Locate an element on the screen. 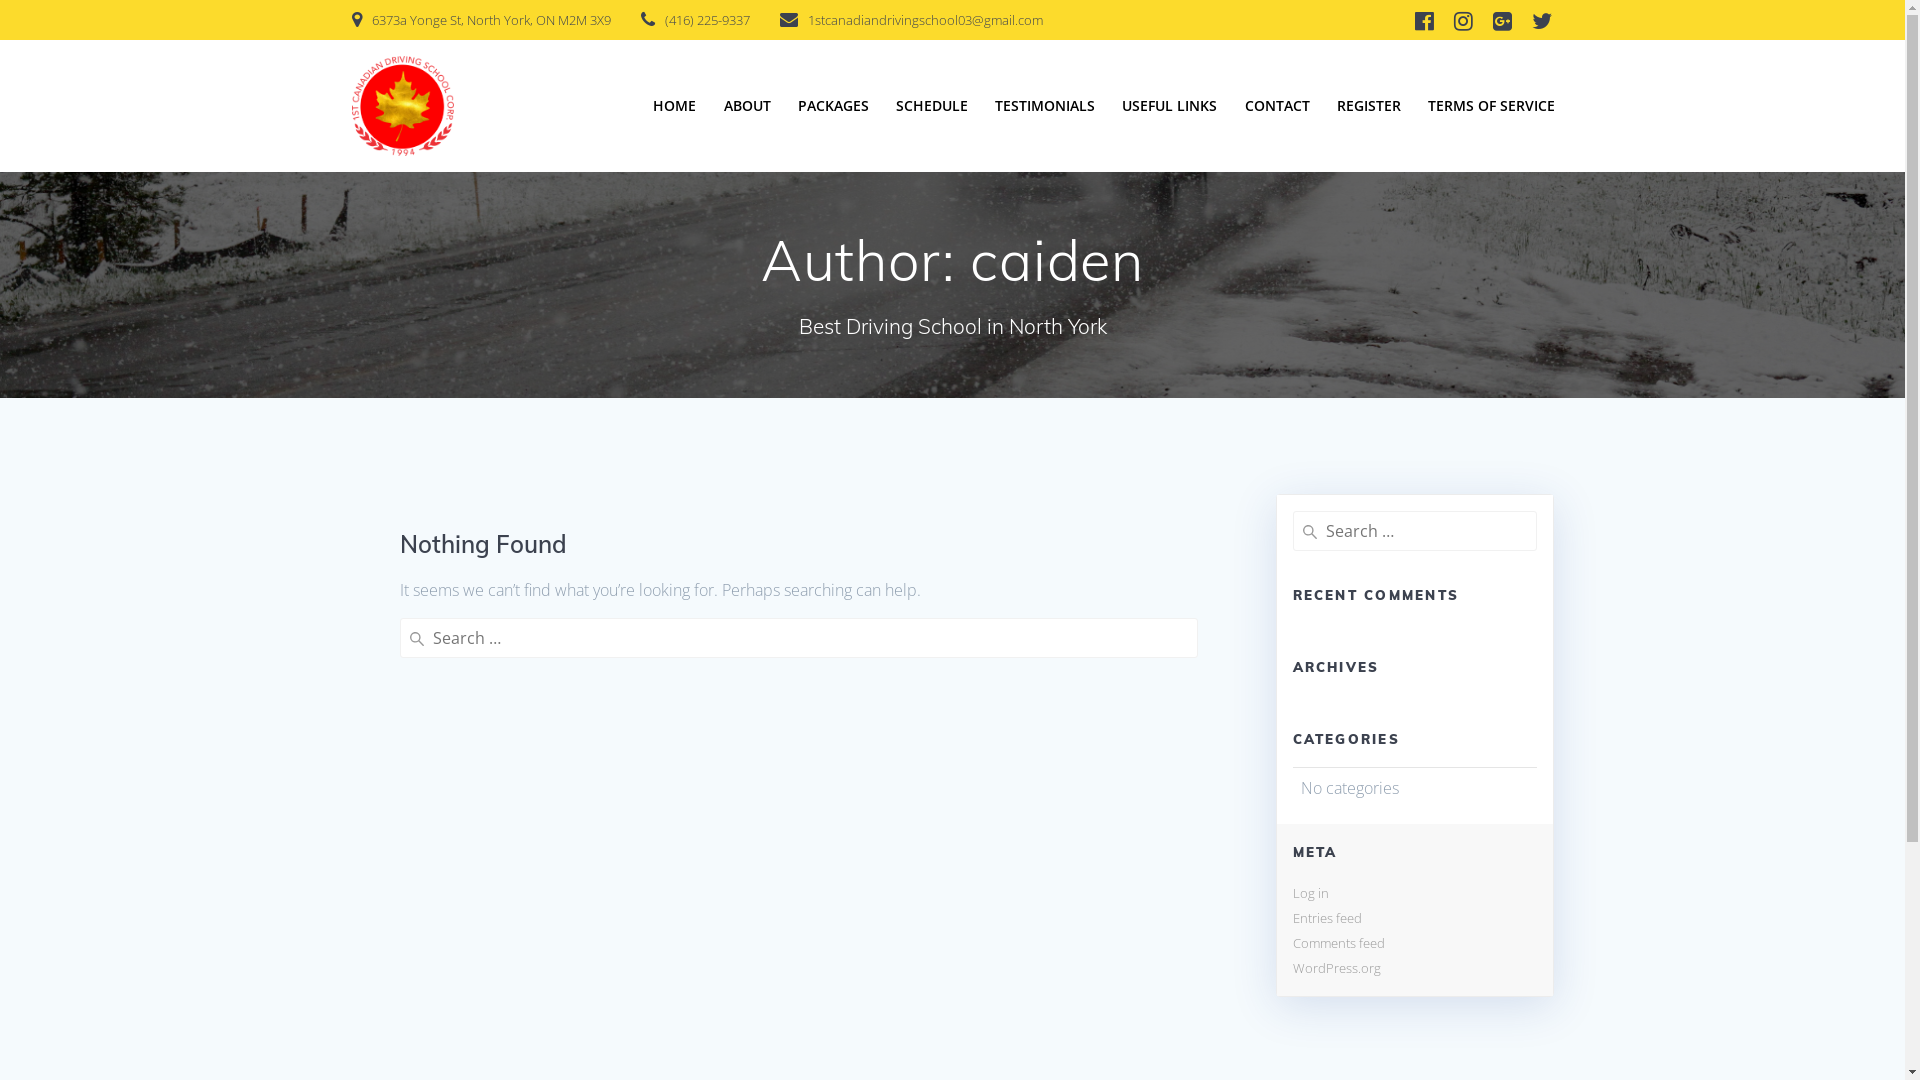 This screenshot has height=1080, width=1920. 'REGISTER' is located at coordinates (1367, 105).